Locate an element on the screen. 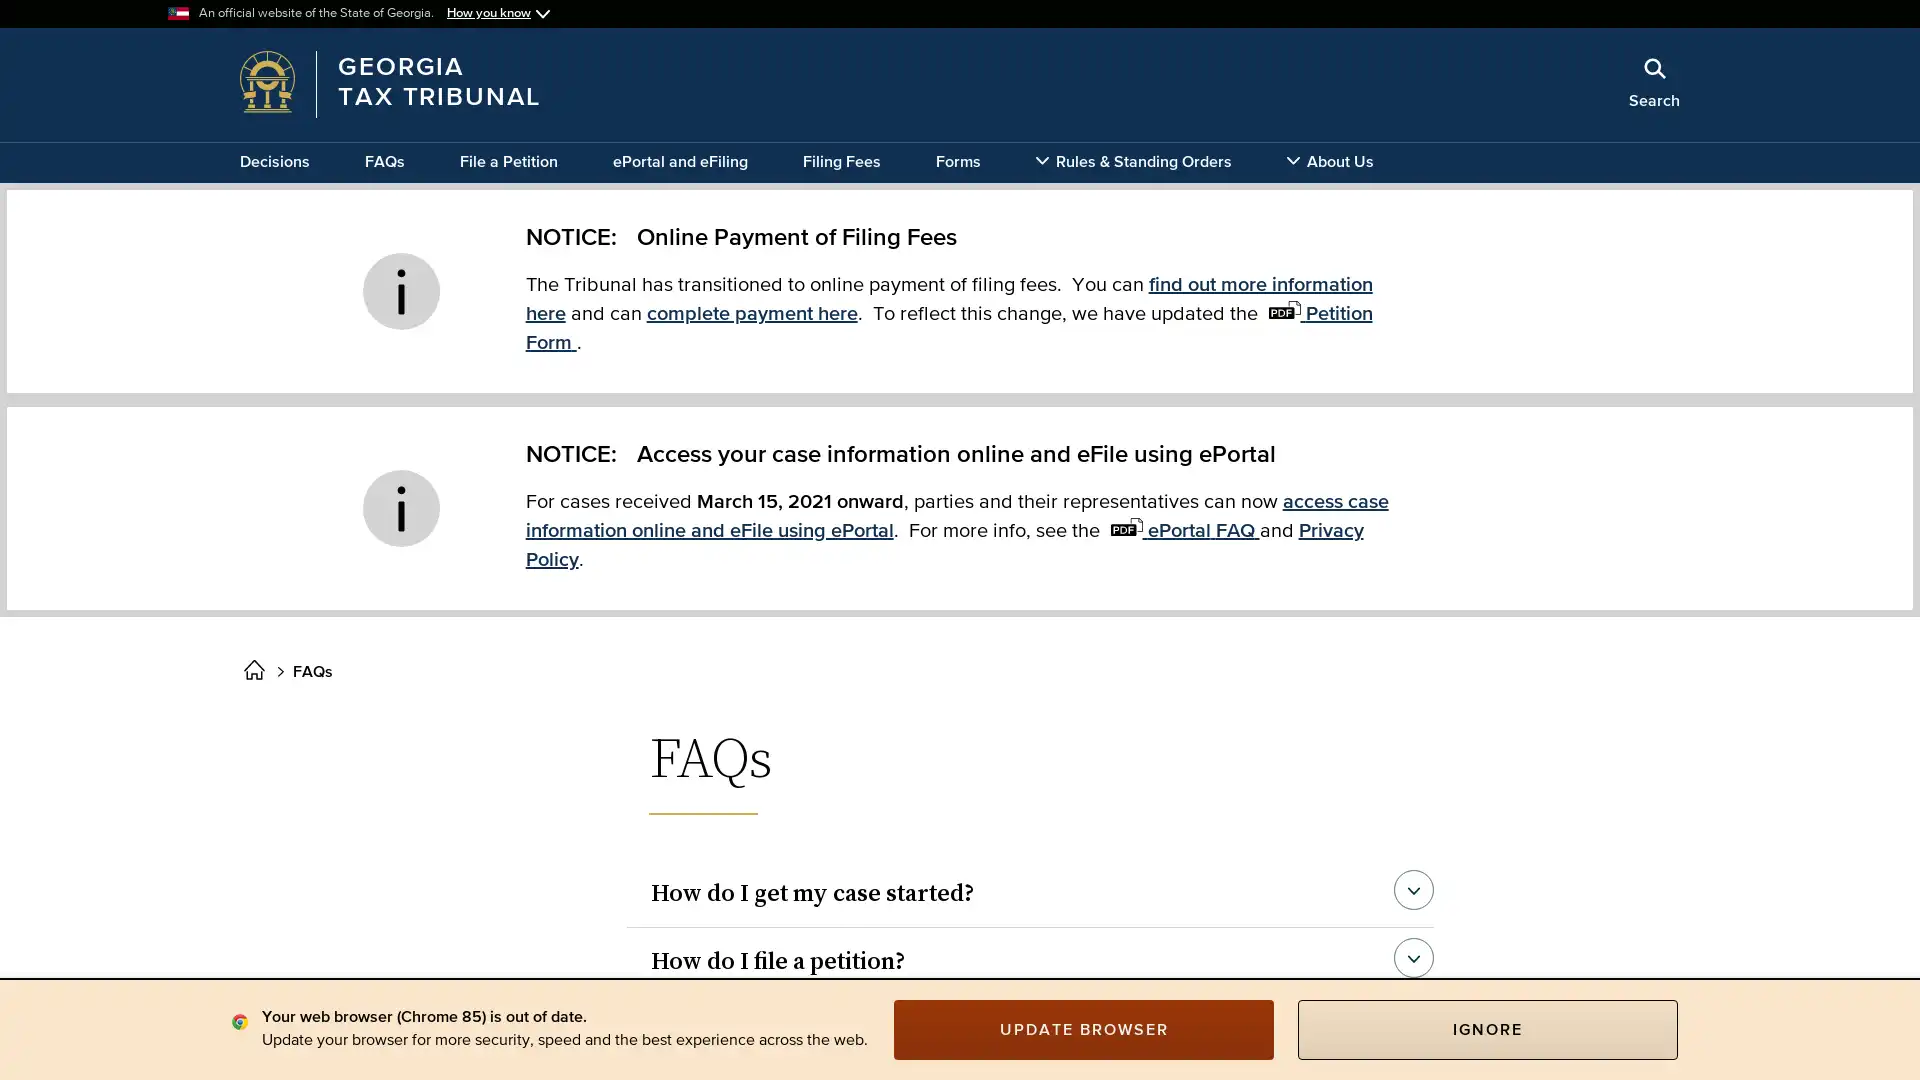  Search is located at coordinates (1573, 281).